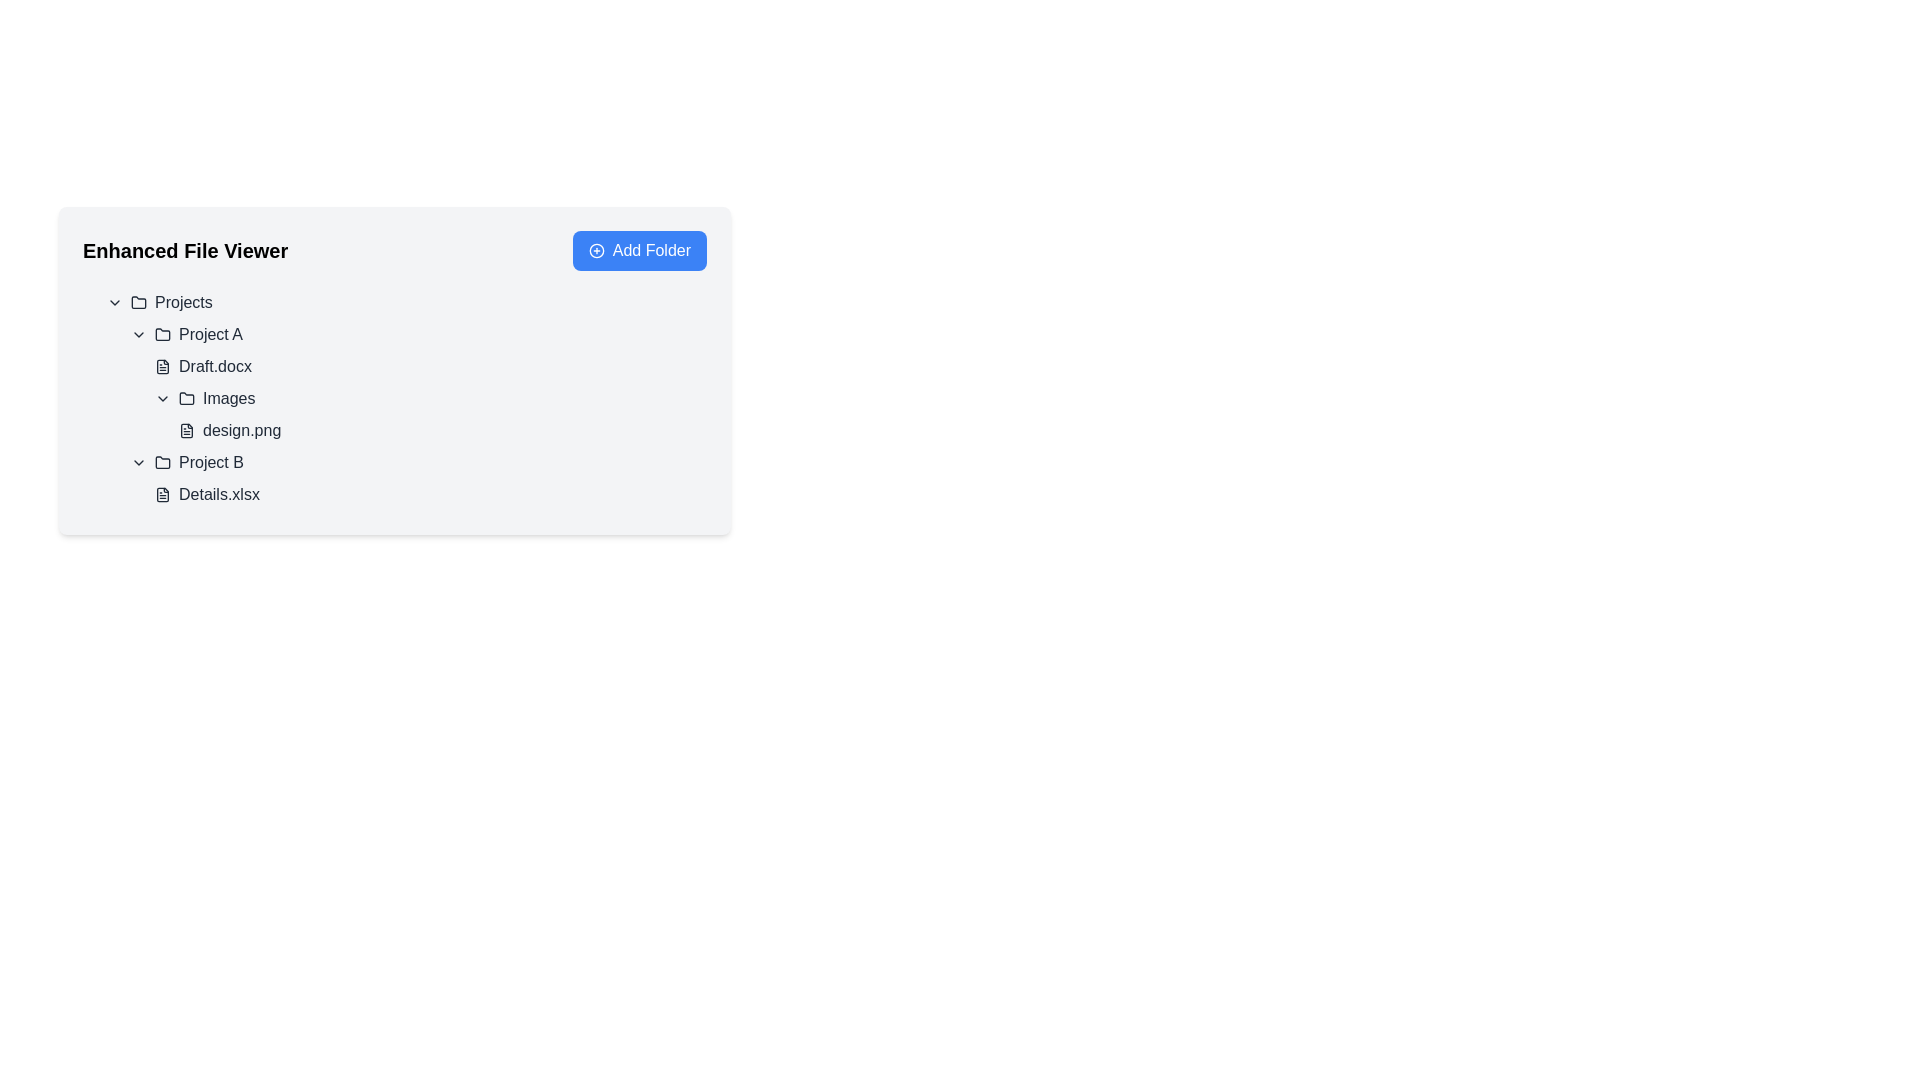  I want to click on the chevron-down icon button used for toggling the visibility of the folder labeled 'Images', so click(163, 398).